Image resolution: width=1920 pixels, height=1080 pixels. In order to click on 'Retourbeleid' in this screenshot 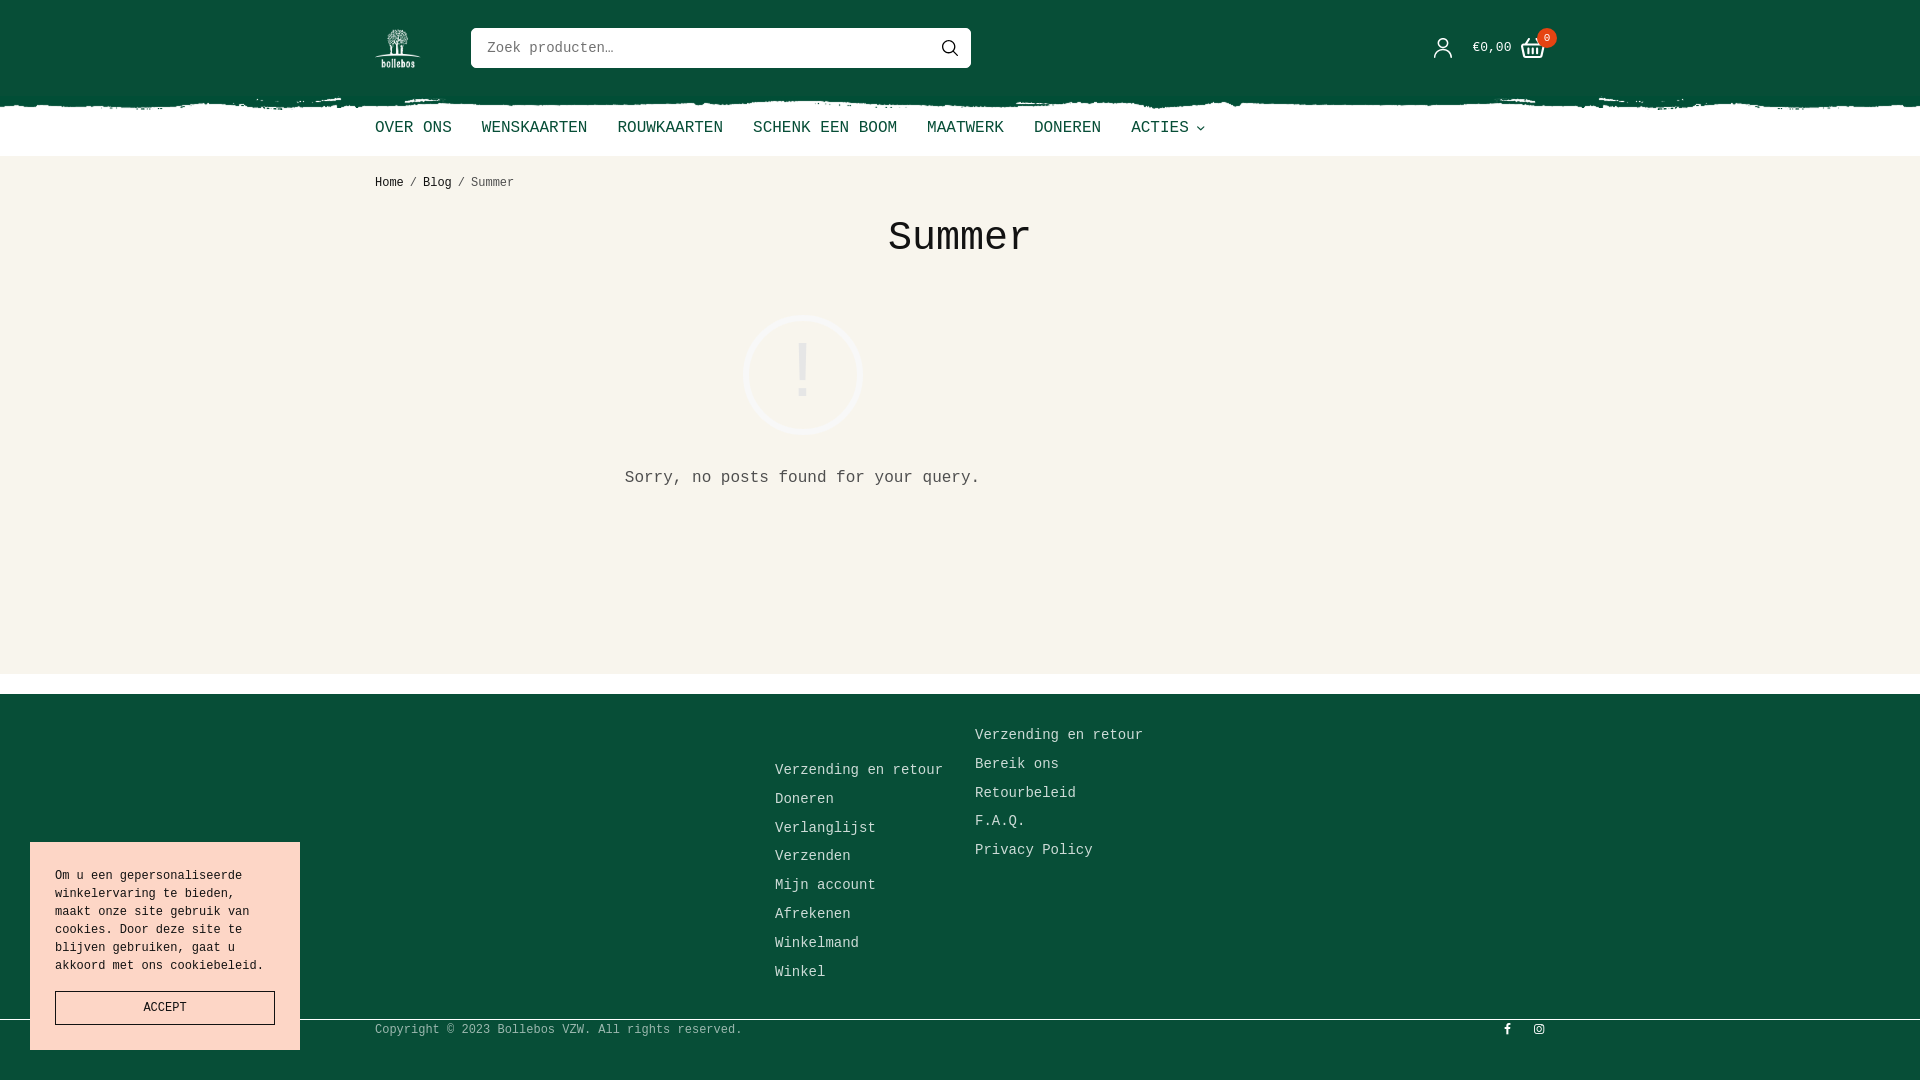, I will do `click(974, 792)`.